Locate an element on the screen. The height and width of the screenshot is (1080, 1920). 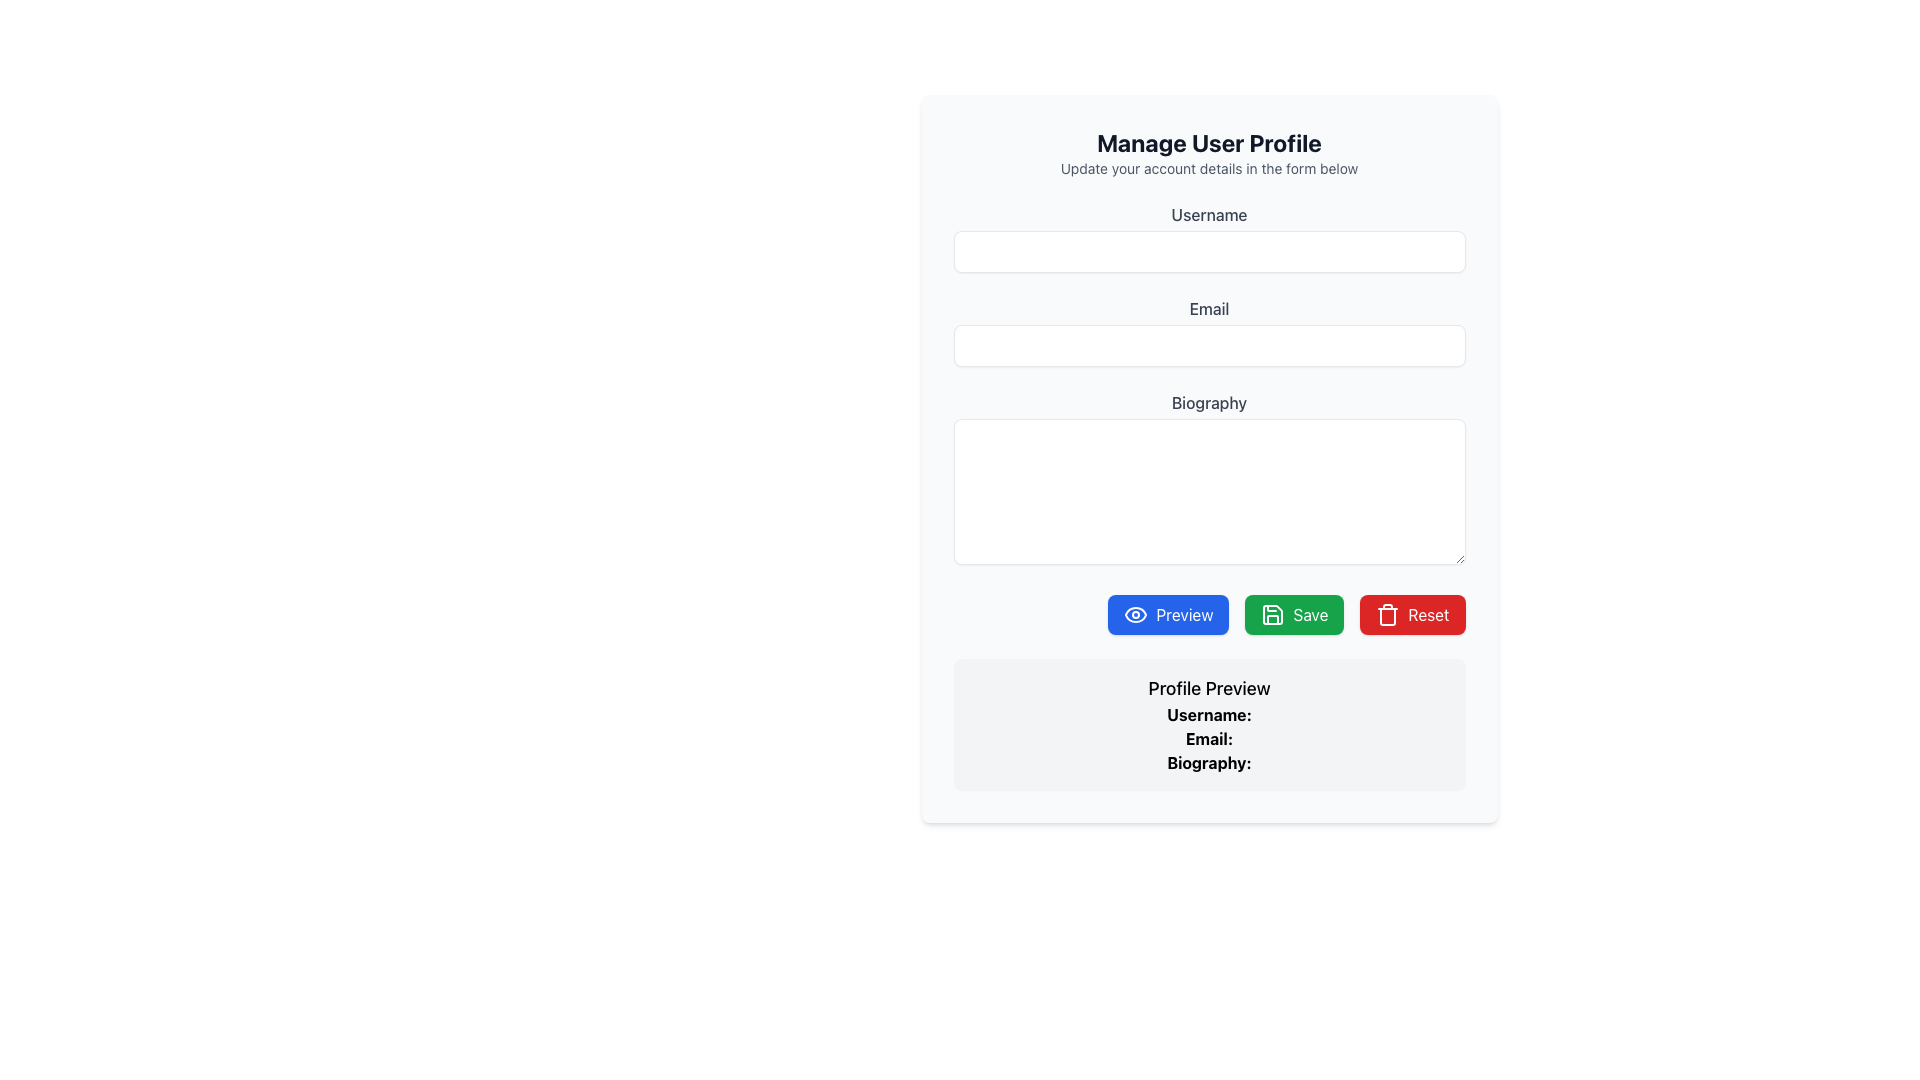
the 'Username:' label located in the 'Profile Preview' section, which is styled in bold black font and is the first label in the list is located at coordinates (1208, 713).